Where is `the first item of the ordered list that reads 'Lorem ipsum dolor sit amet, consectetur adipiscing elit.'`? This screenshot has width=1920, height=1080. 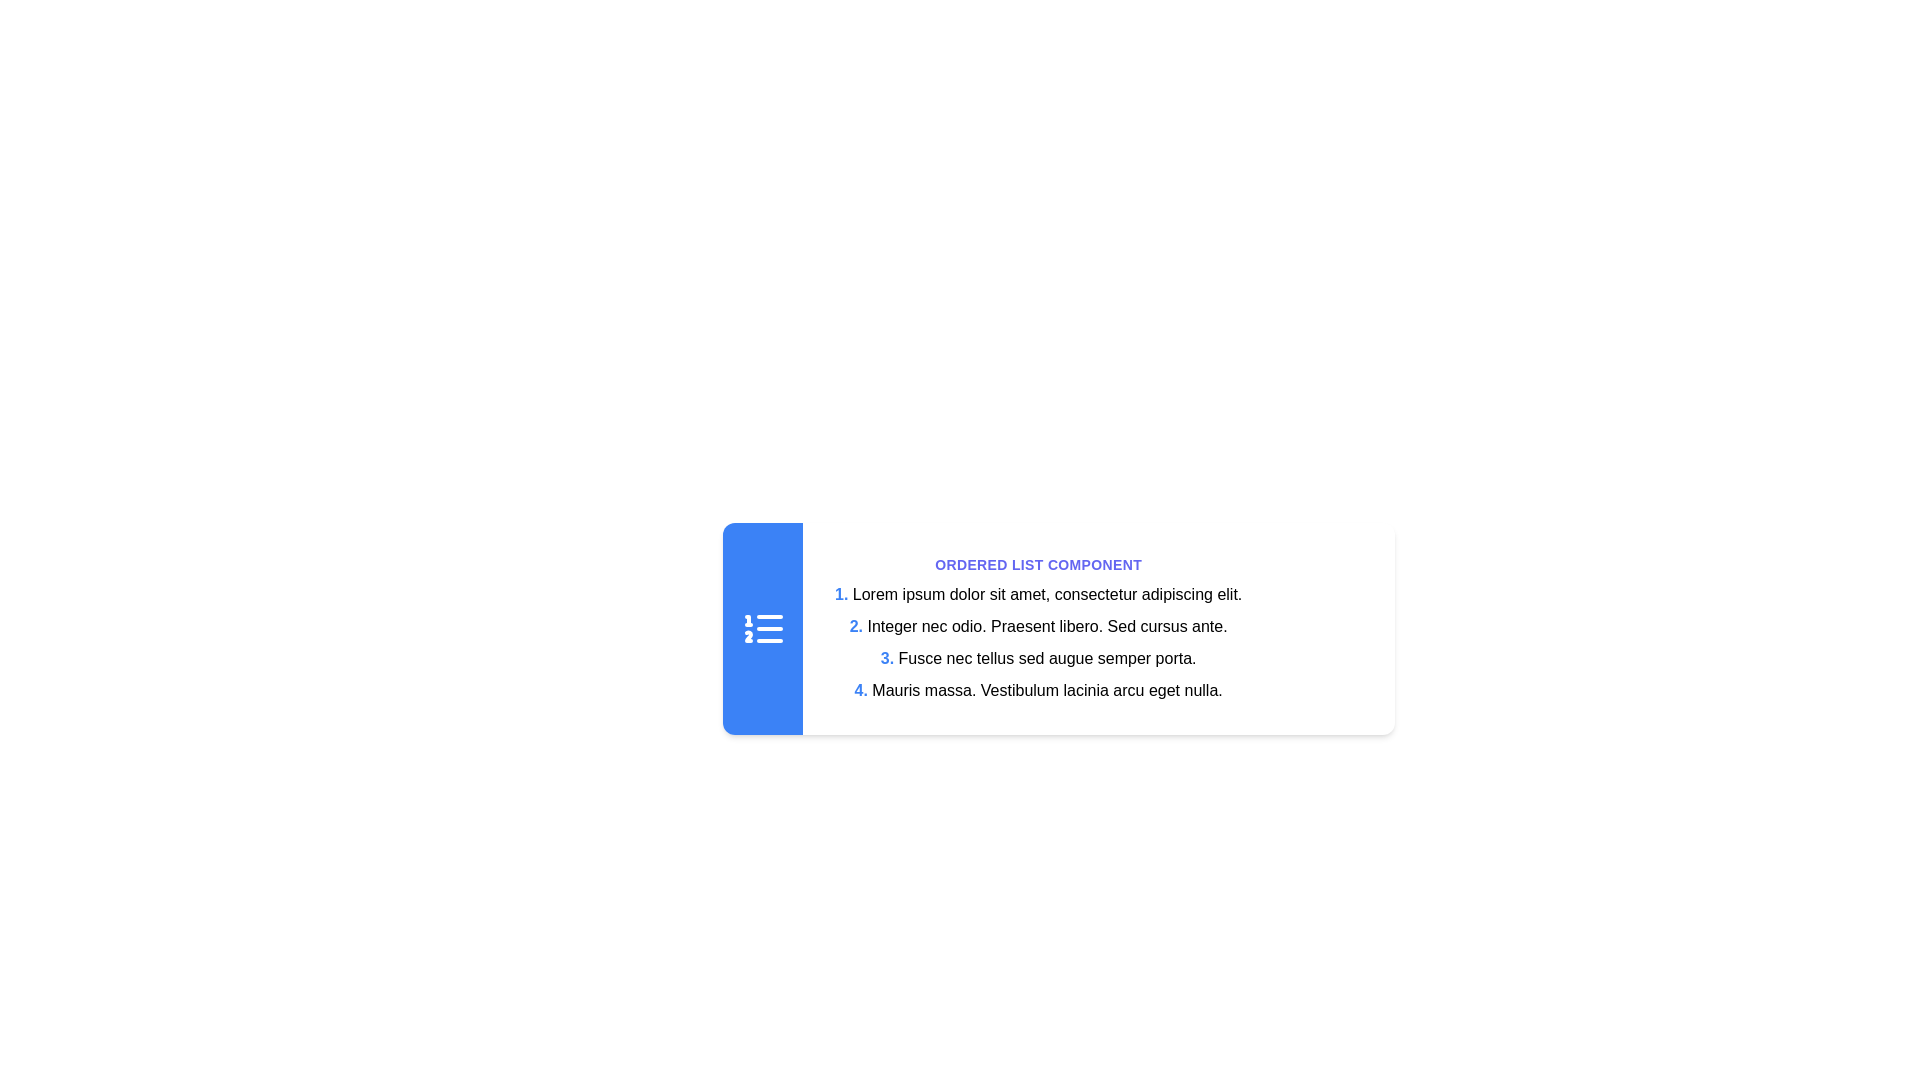 the first item of the ordered list that reads 'Lorem ipsum dolor sit amet, consectetur adipiscing elit.' is located at coordinates (1038, 593).